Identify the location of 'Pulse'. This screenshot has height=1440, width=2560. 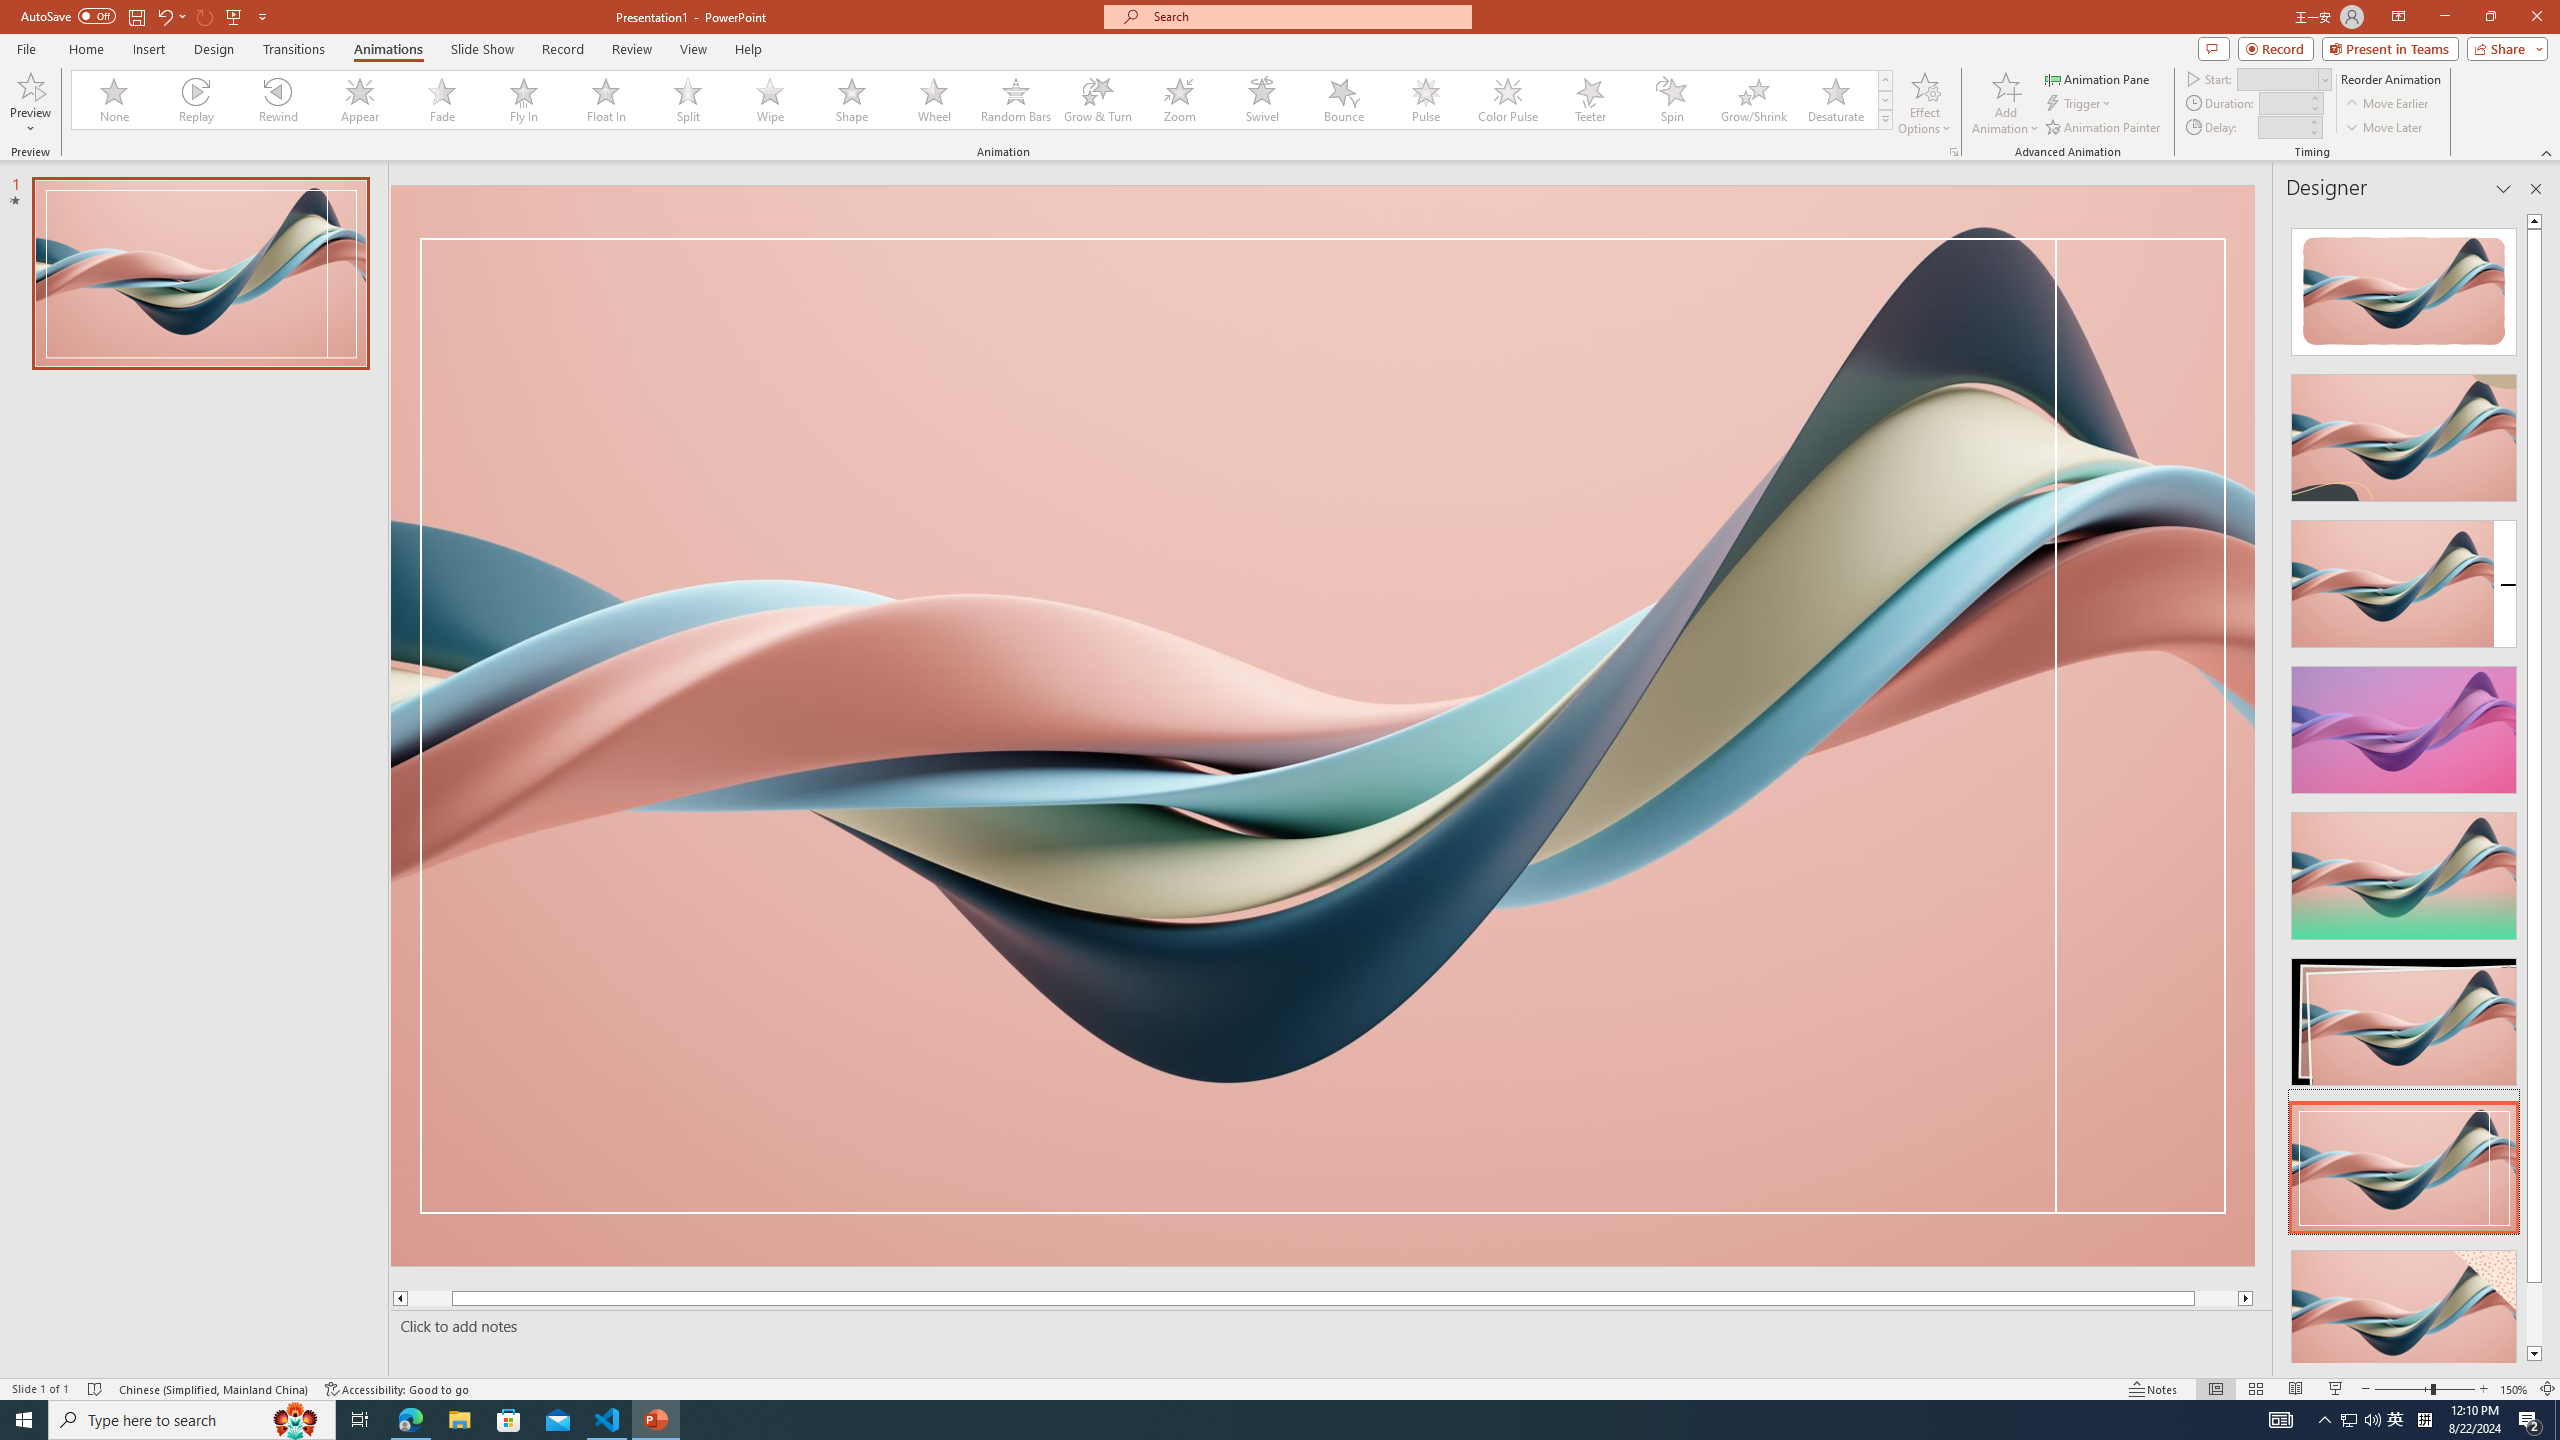
(1424, 99).